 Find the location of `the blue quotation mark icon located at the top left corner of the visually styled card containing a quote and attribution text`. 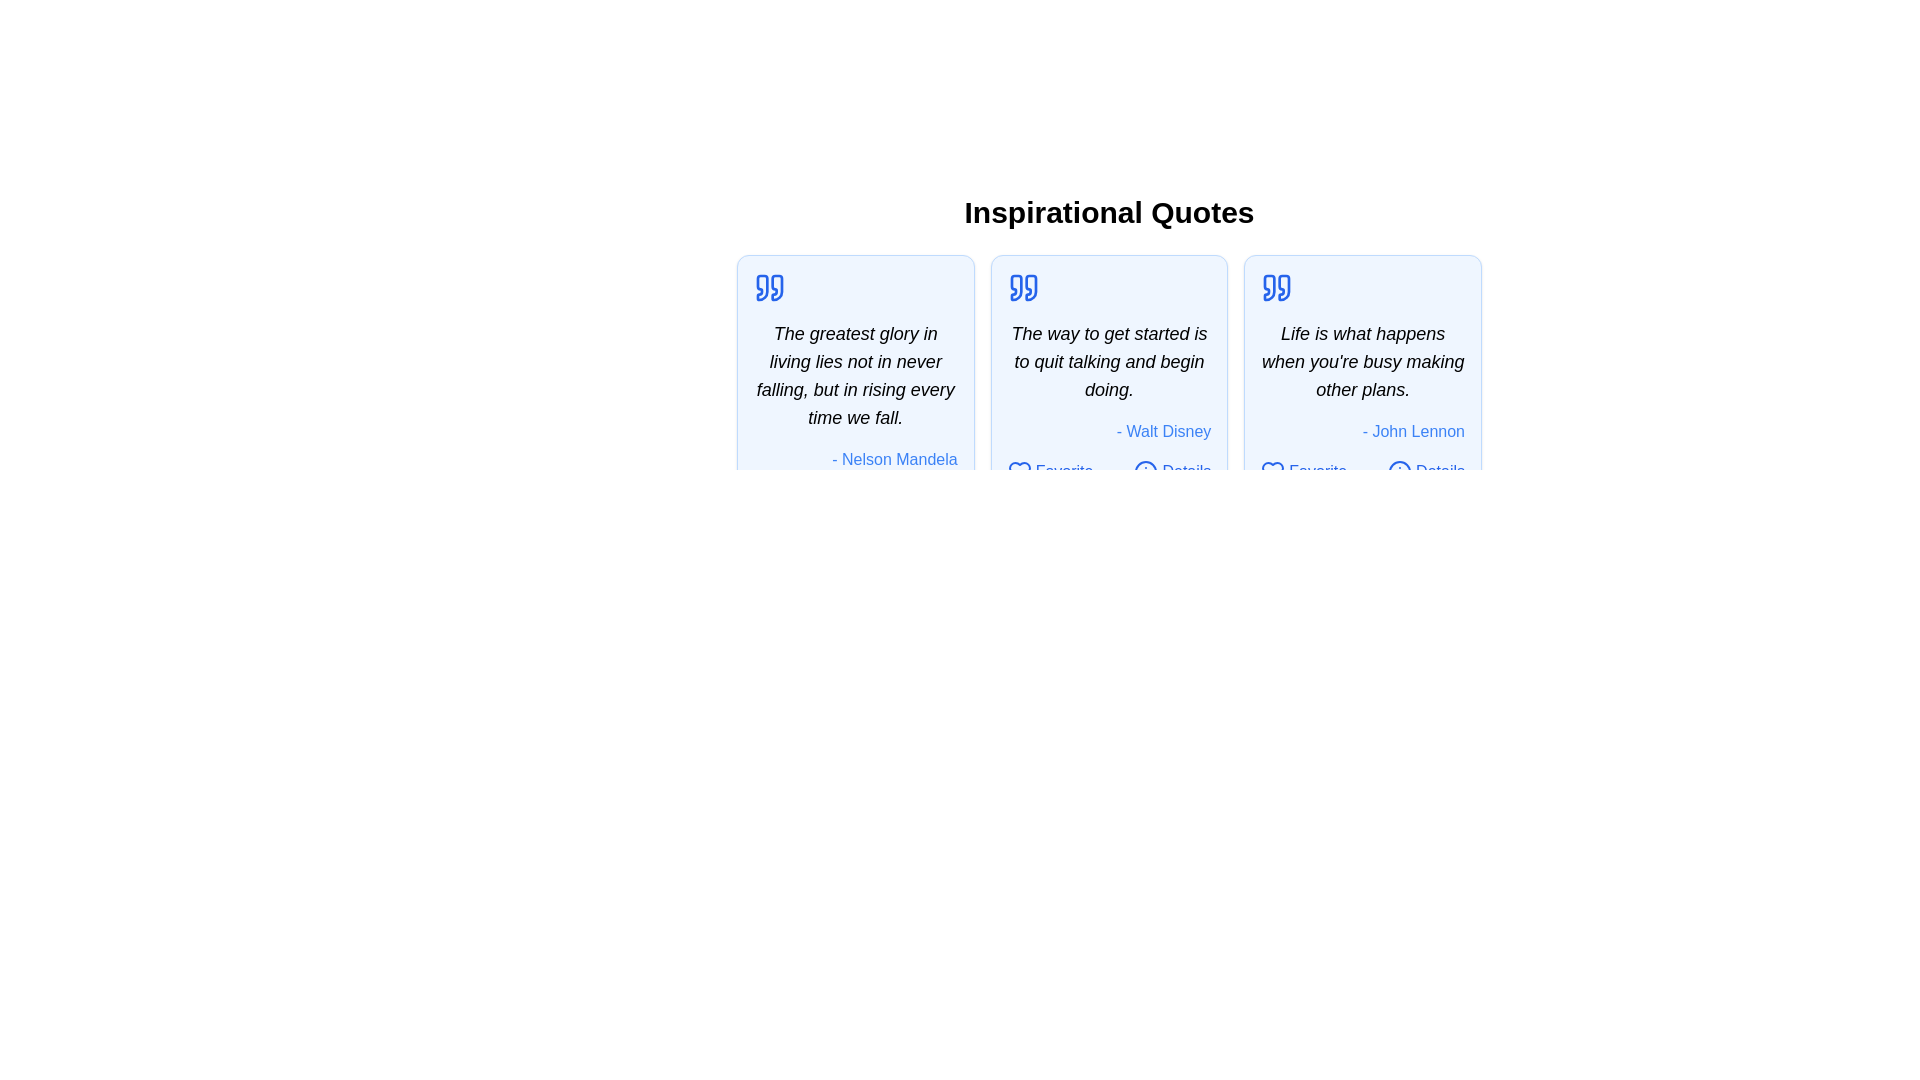

the blue quotation mark icon located at the top left corner of the visually styled card containing a quote and attribution text is located at coordinates (1016, 288).